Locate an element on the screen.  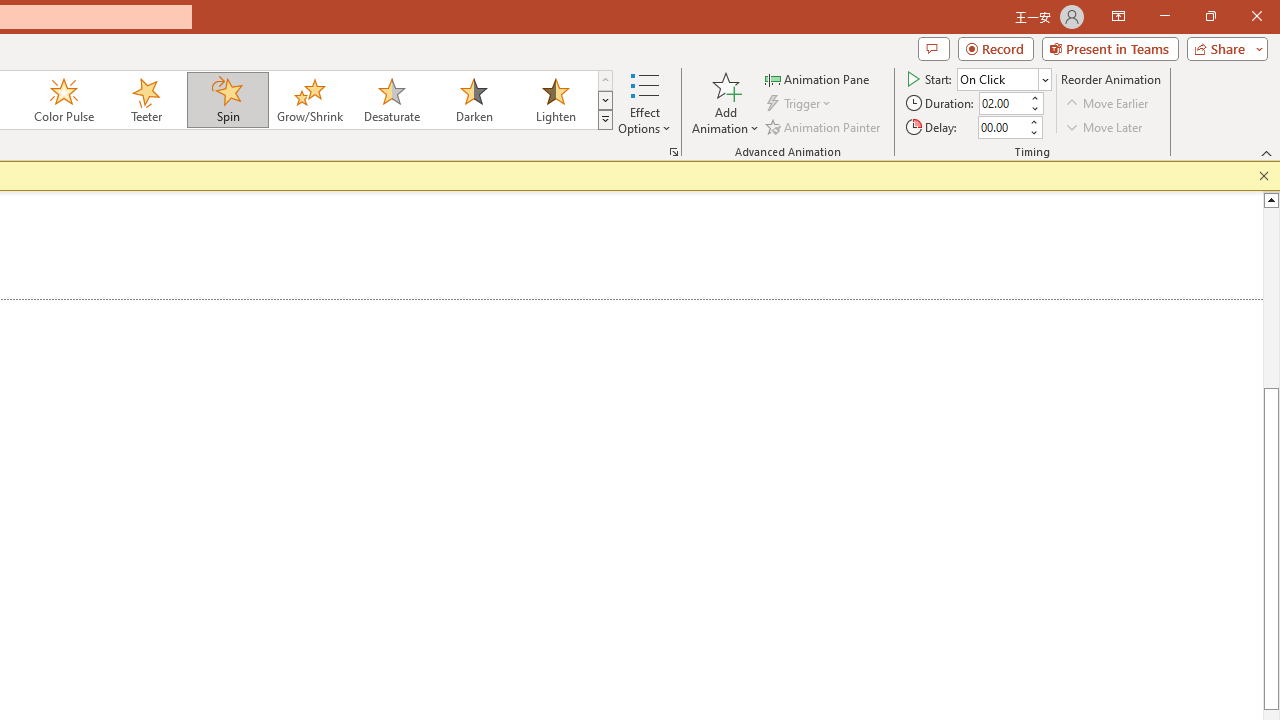
'Class: NetUIImage' is located at coordinates (605, 119).